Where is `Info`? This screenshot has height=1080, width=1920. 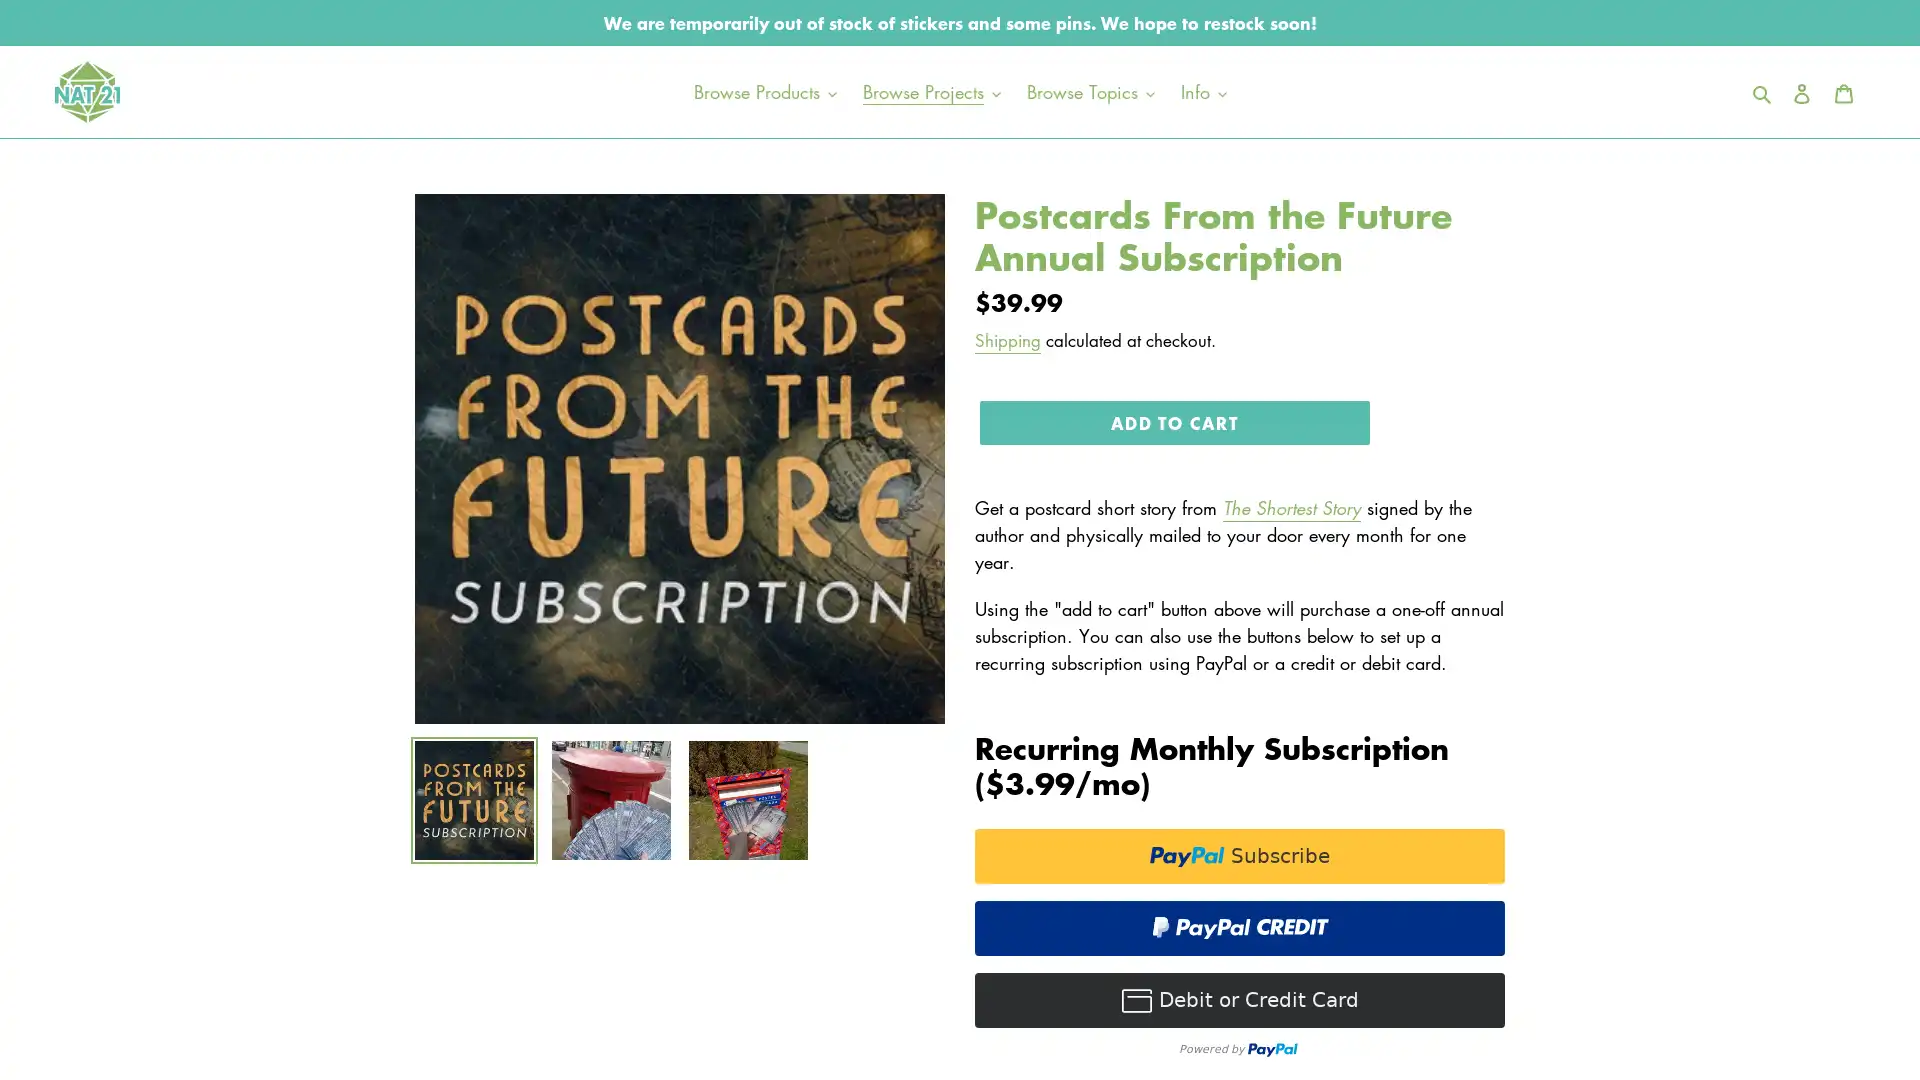 Info is located at coordinates (1202, 91).